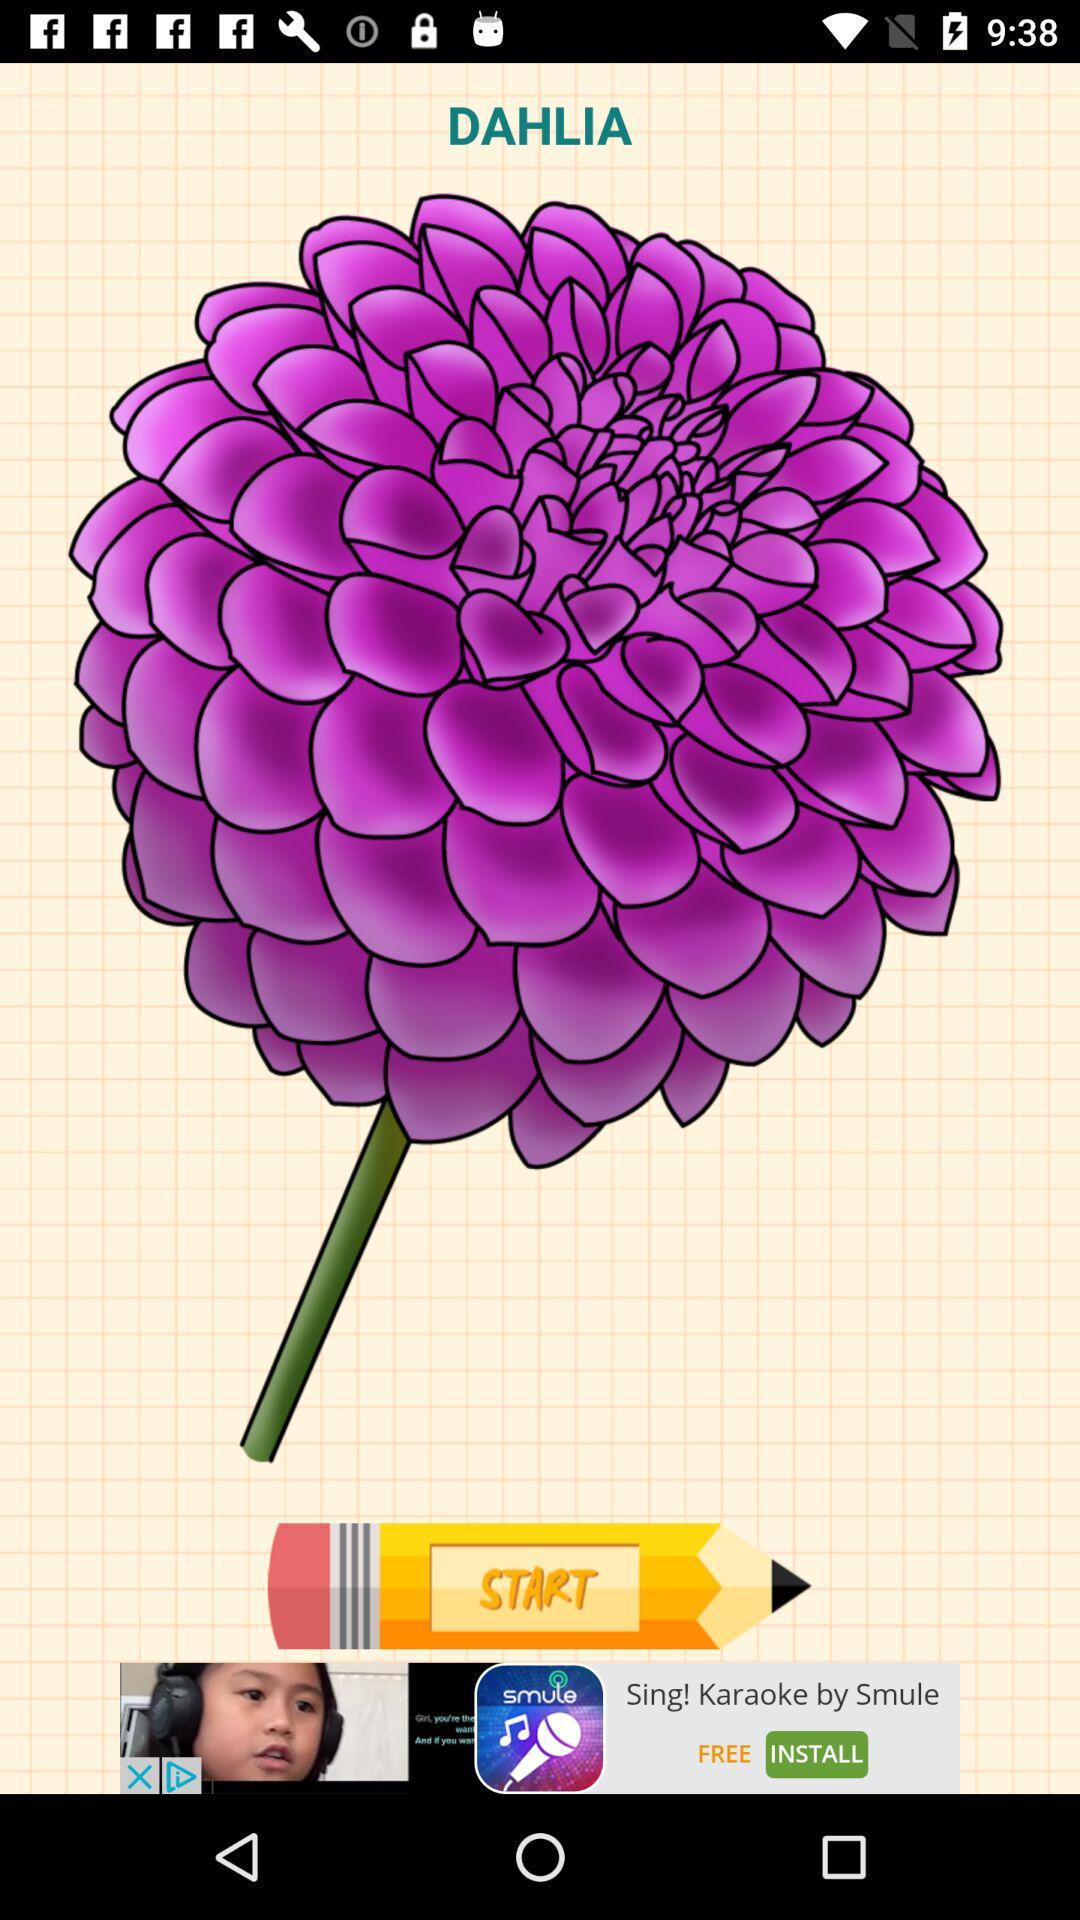 The height and width of the screenshot is (1920, 1080). Describe the element at coordinates (538, 1585) in the screenshot. I see `start here` at that location.